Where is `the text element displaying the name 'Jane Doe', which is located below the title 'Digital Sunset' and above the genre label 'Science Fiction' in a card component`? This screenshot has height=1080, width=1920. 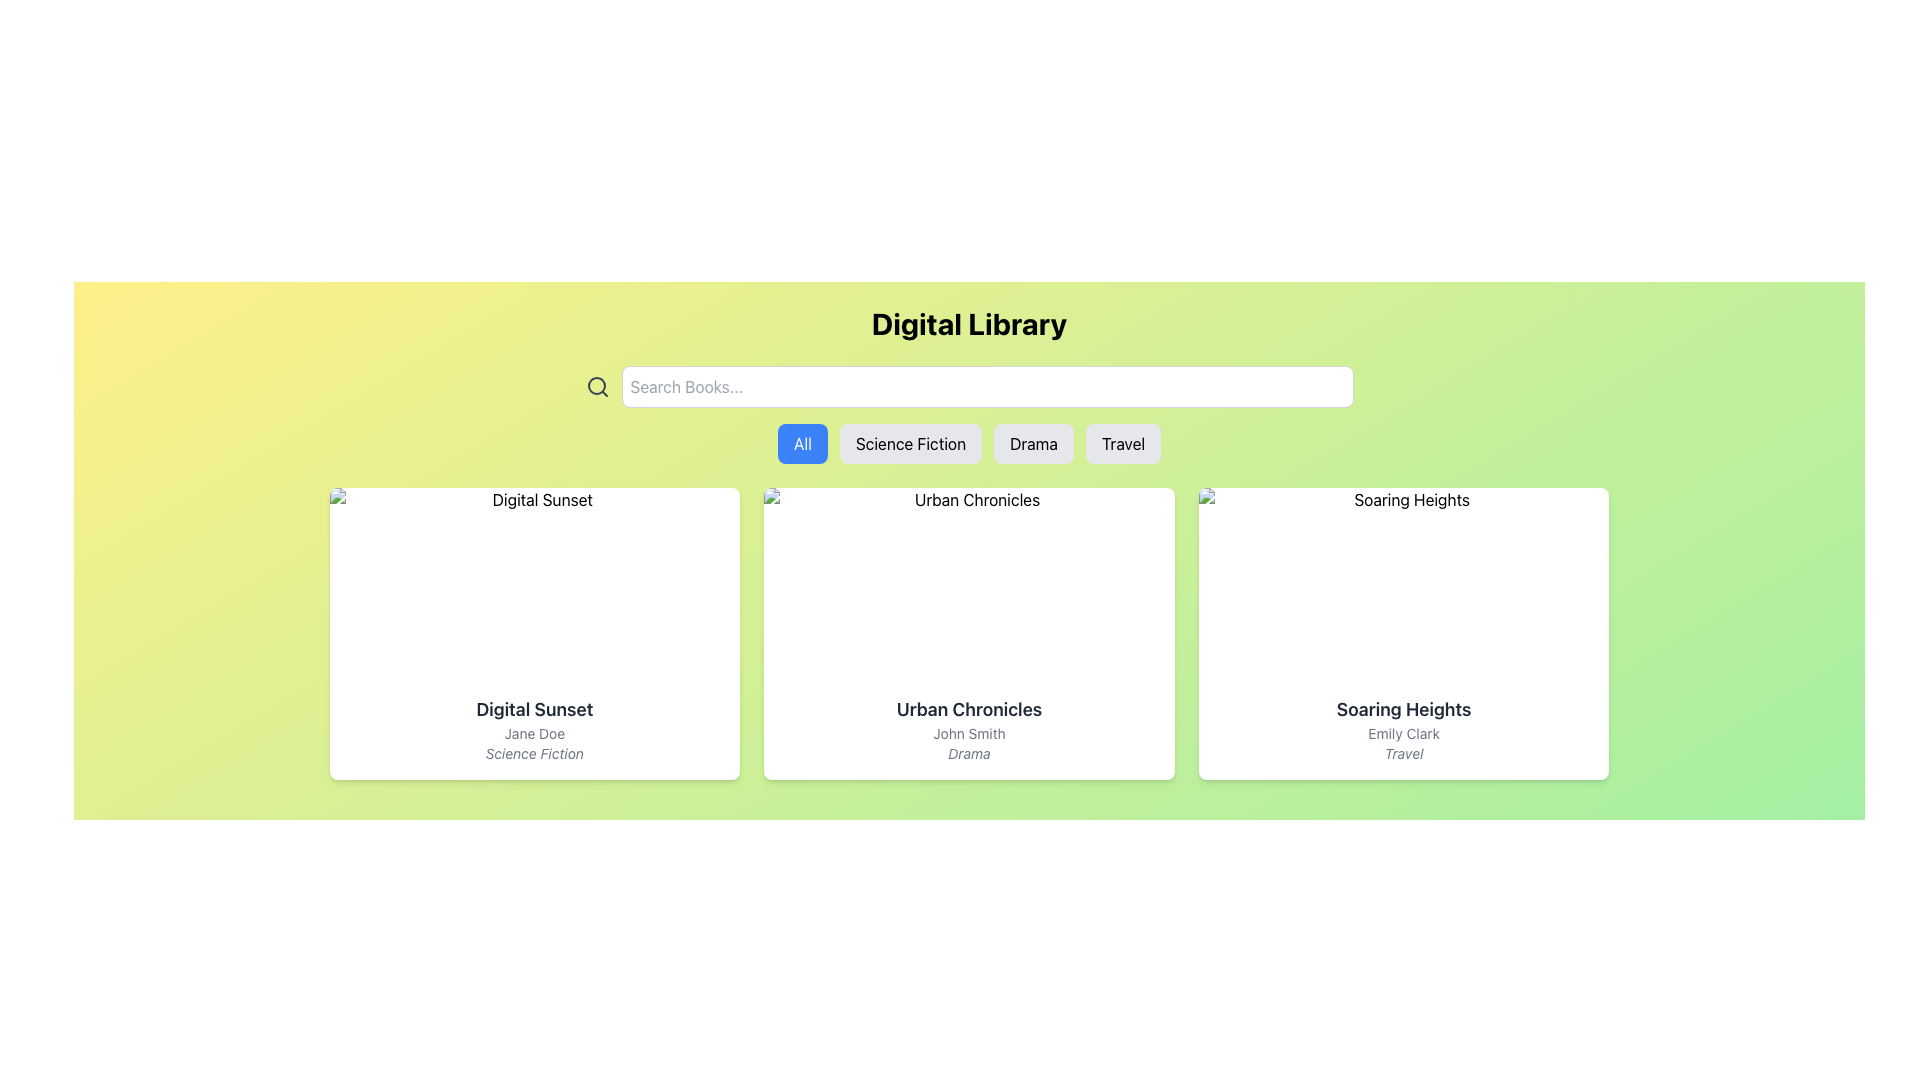
the text element displaying the name 'Jane Doe', which is located below the title 'Digital Sunset' and above the genre label 'Science Fiction' in a card component is located at coordinates (534, 733).